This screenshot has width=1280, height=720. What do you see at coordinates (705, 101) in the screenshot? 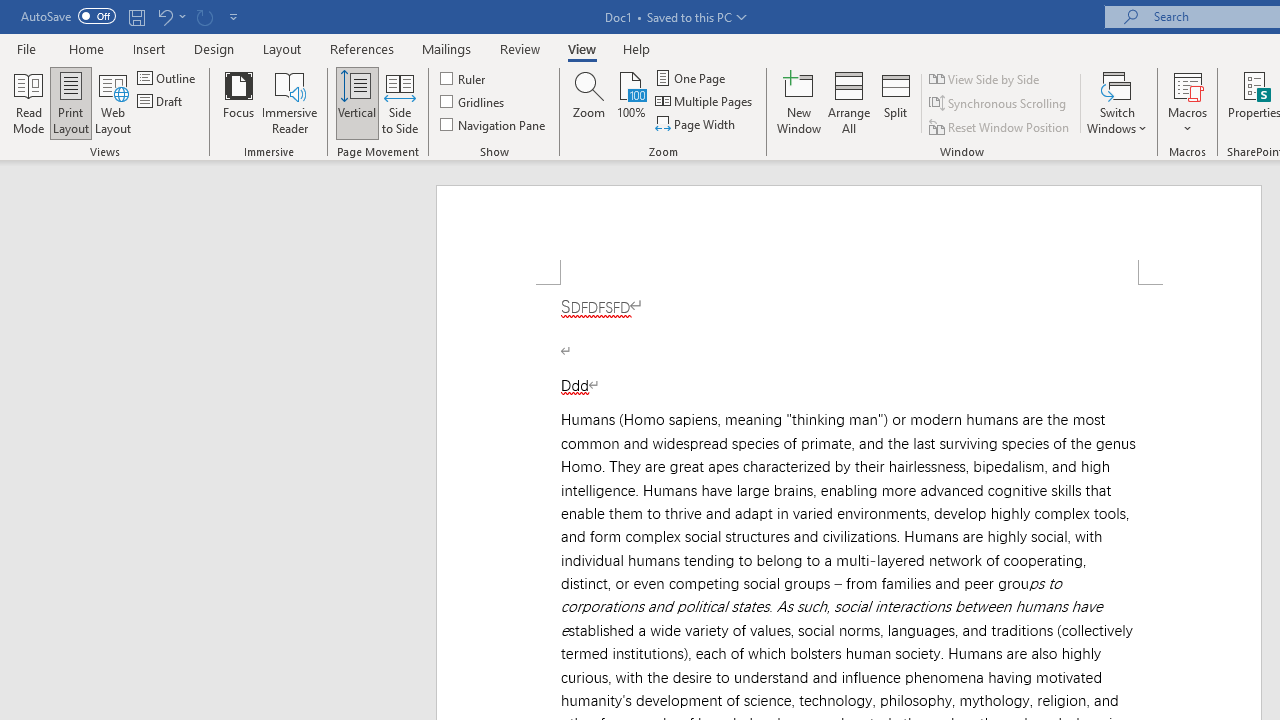
I see `'Multiple Pages'` at bounding box center [705, 101].